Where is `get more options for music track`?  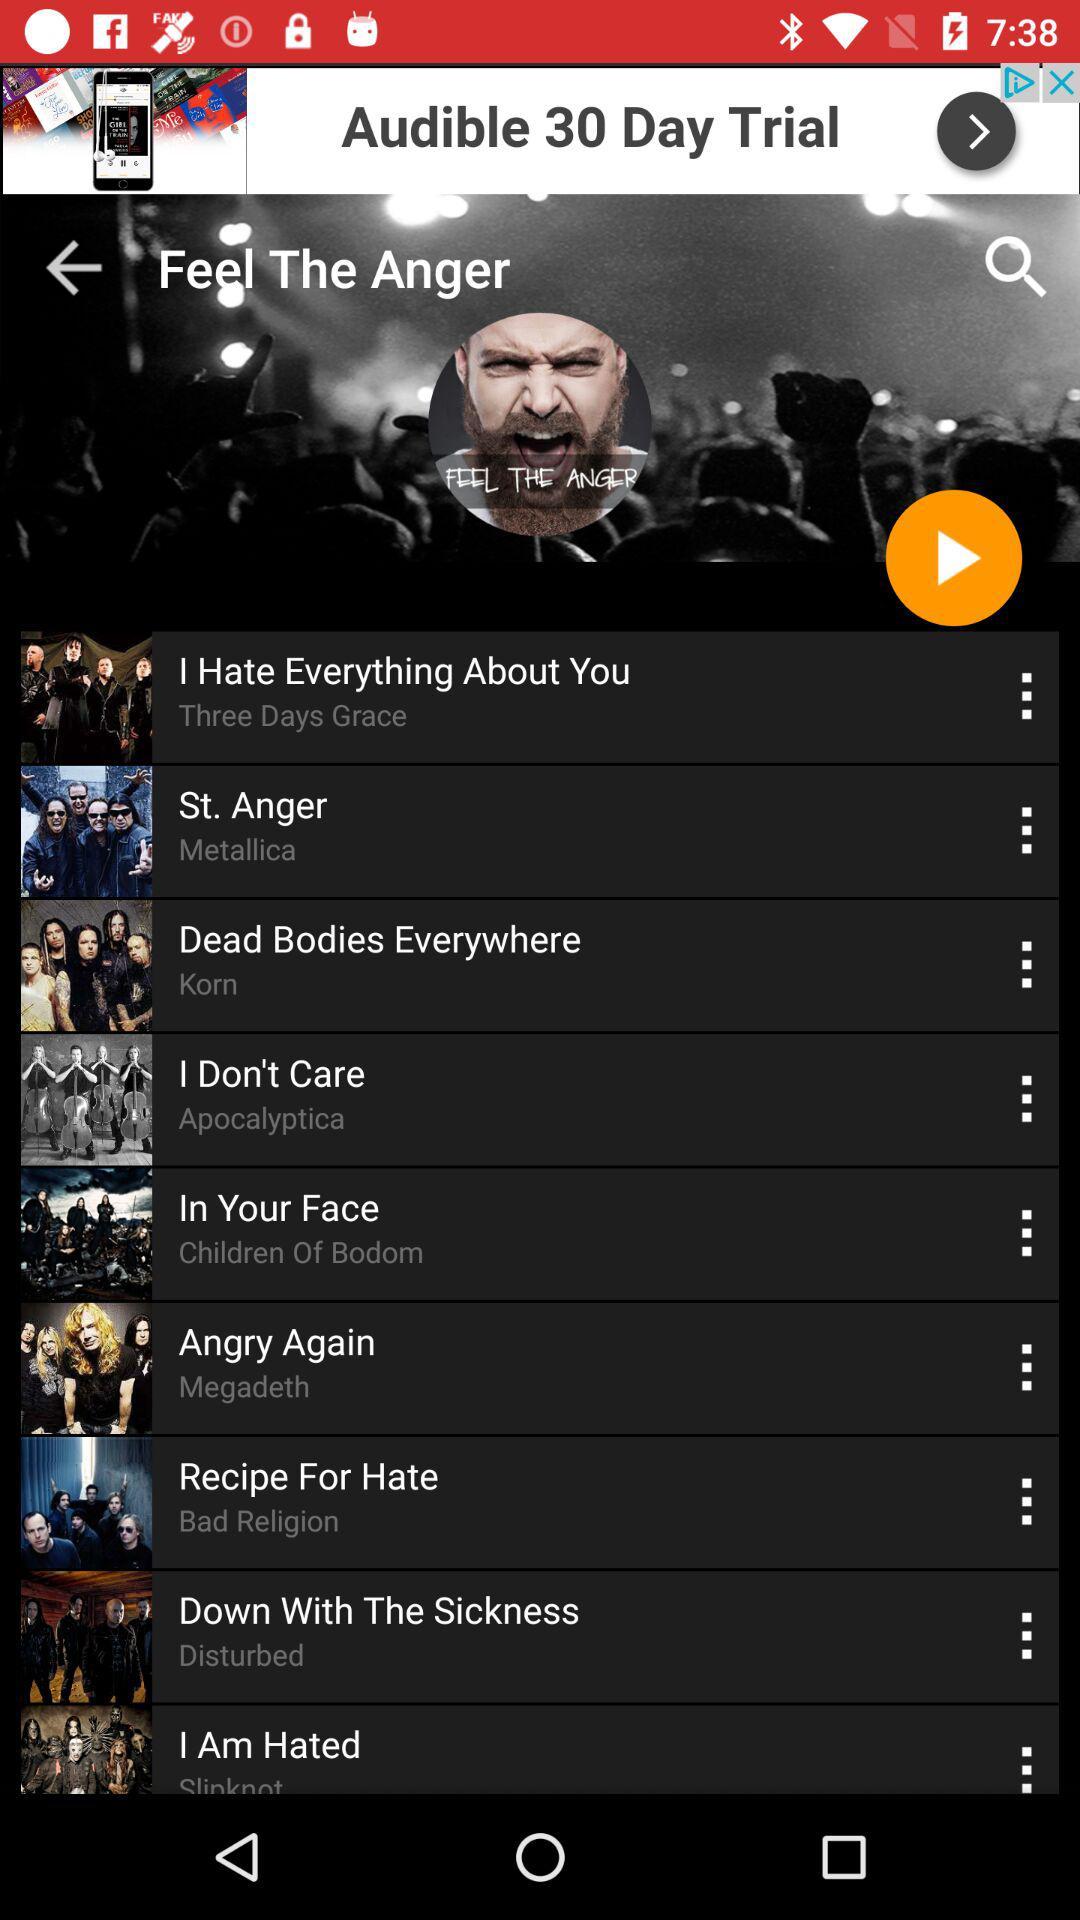
get more options for music track is located at coordinates (1027, 965).